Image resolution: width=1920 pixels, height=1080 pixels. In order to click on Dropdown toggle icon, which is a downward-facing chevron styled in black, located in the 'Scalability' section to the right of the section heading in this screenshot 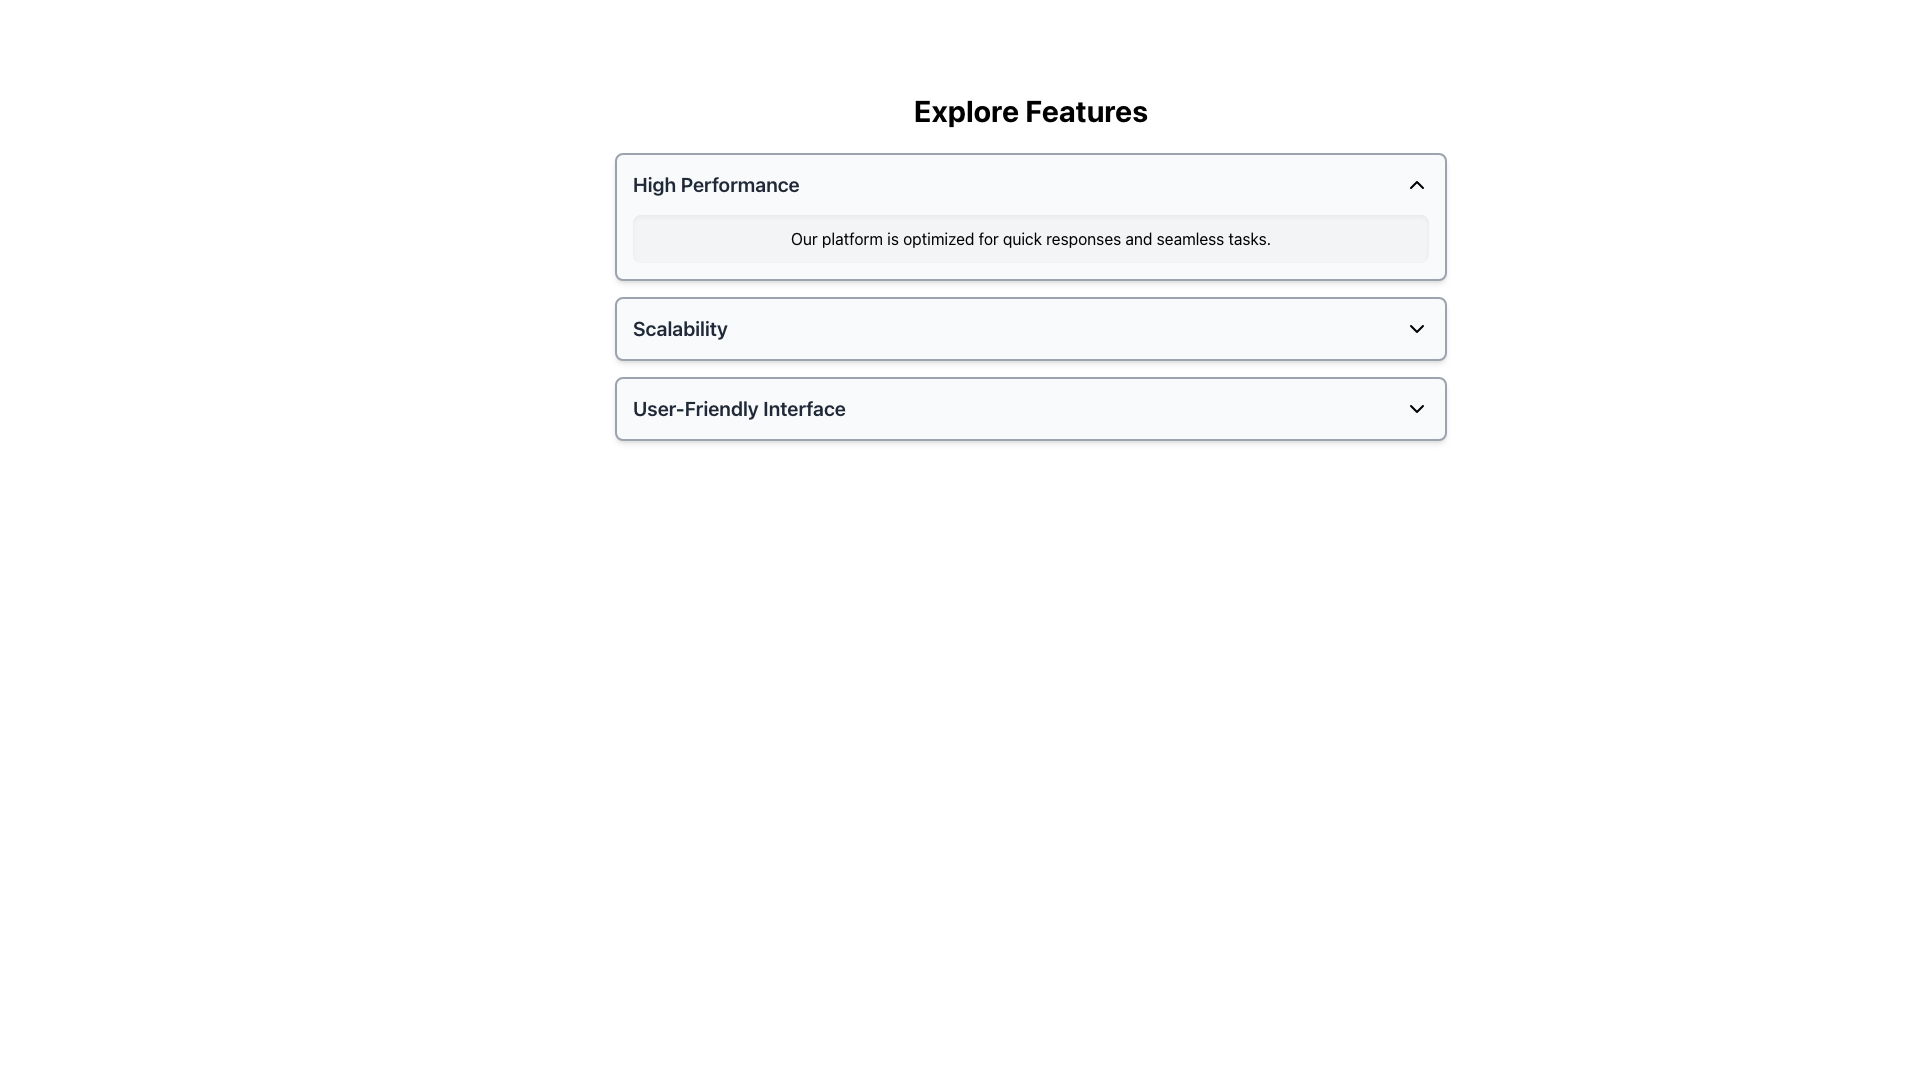, I will do `click(1415, 327)`.